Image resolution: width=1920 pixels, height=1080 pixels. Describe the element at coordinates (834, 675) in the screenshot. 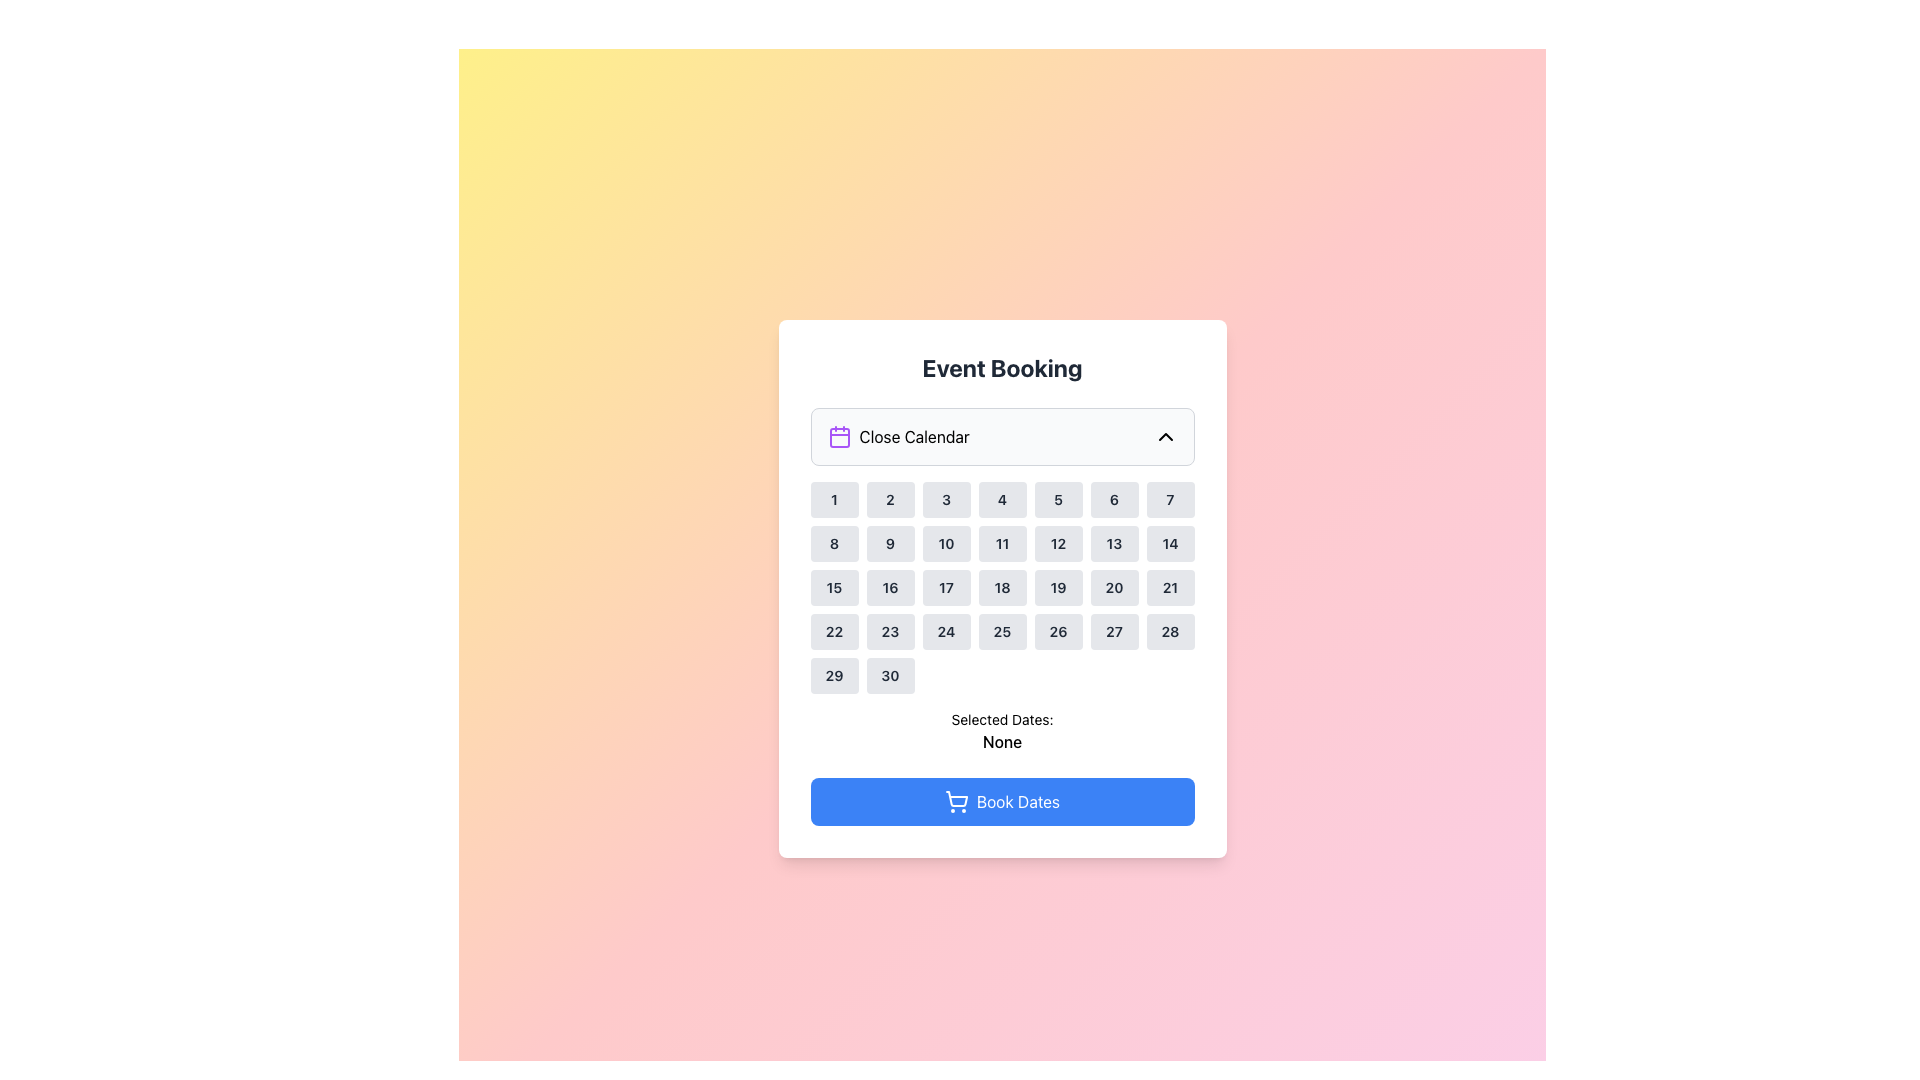

I see `the calendar date button representing the 29th` at that location.